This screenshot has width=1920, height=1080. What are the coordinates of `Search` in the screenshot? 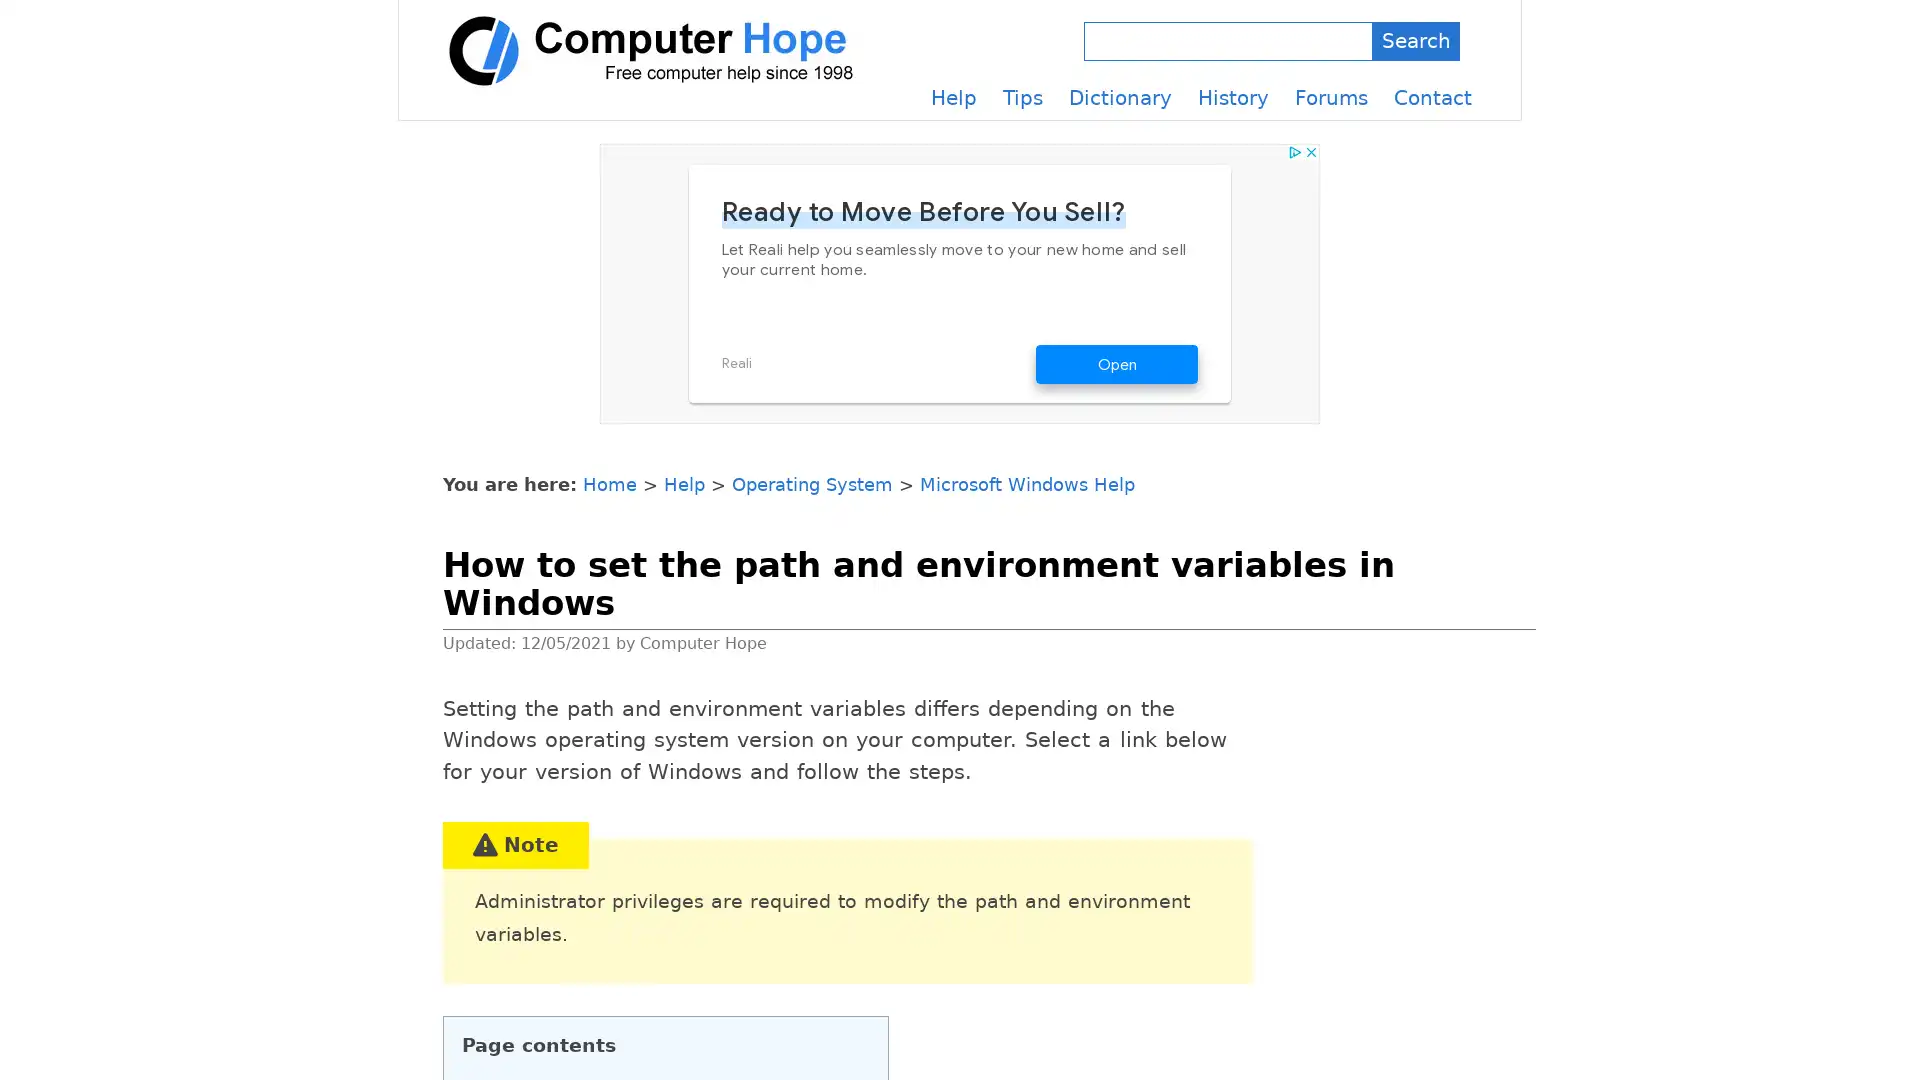 It's located at (1415, 40).